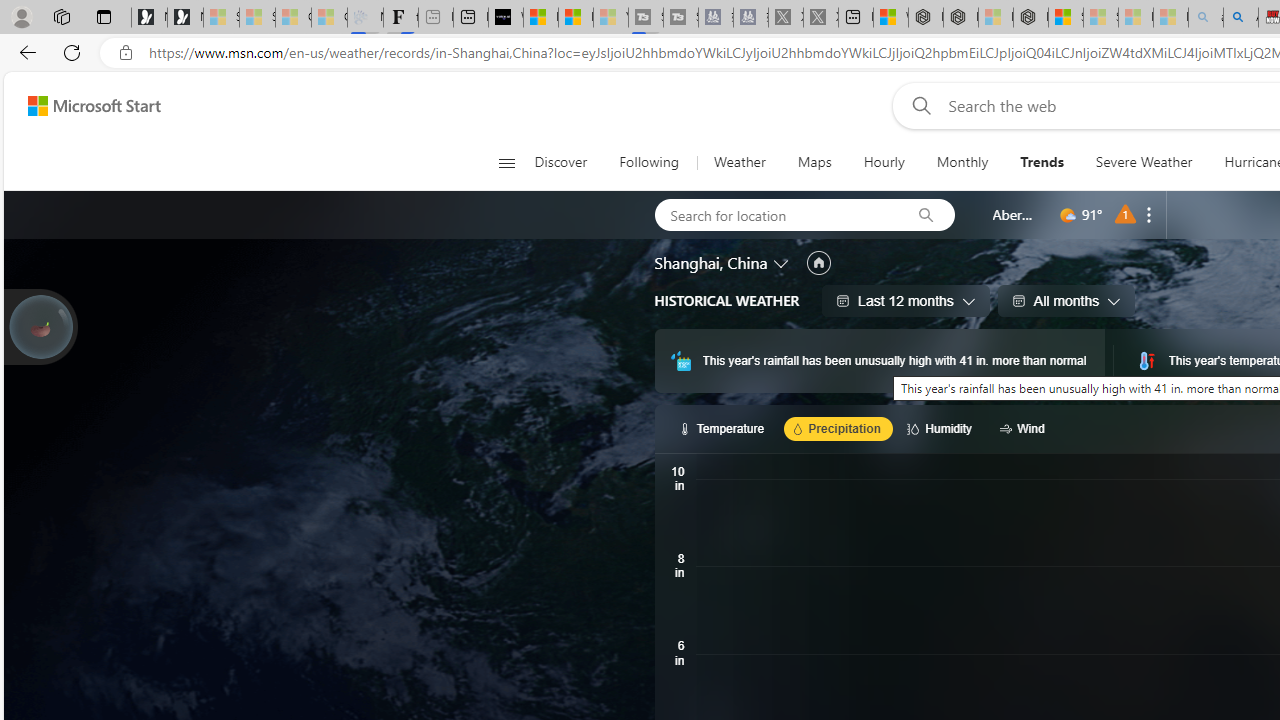 The image size is (1280, 720). Describe the element at coordinates (1031, 17) in the screenshot. I see `'Nordace - Nordace Siena Is Not An Ordinary Backpack'` at that location.